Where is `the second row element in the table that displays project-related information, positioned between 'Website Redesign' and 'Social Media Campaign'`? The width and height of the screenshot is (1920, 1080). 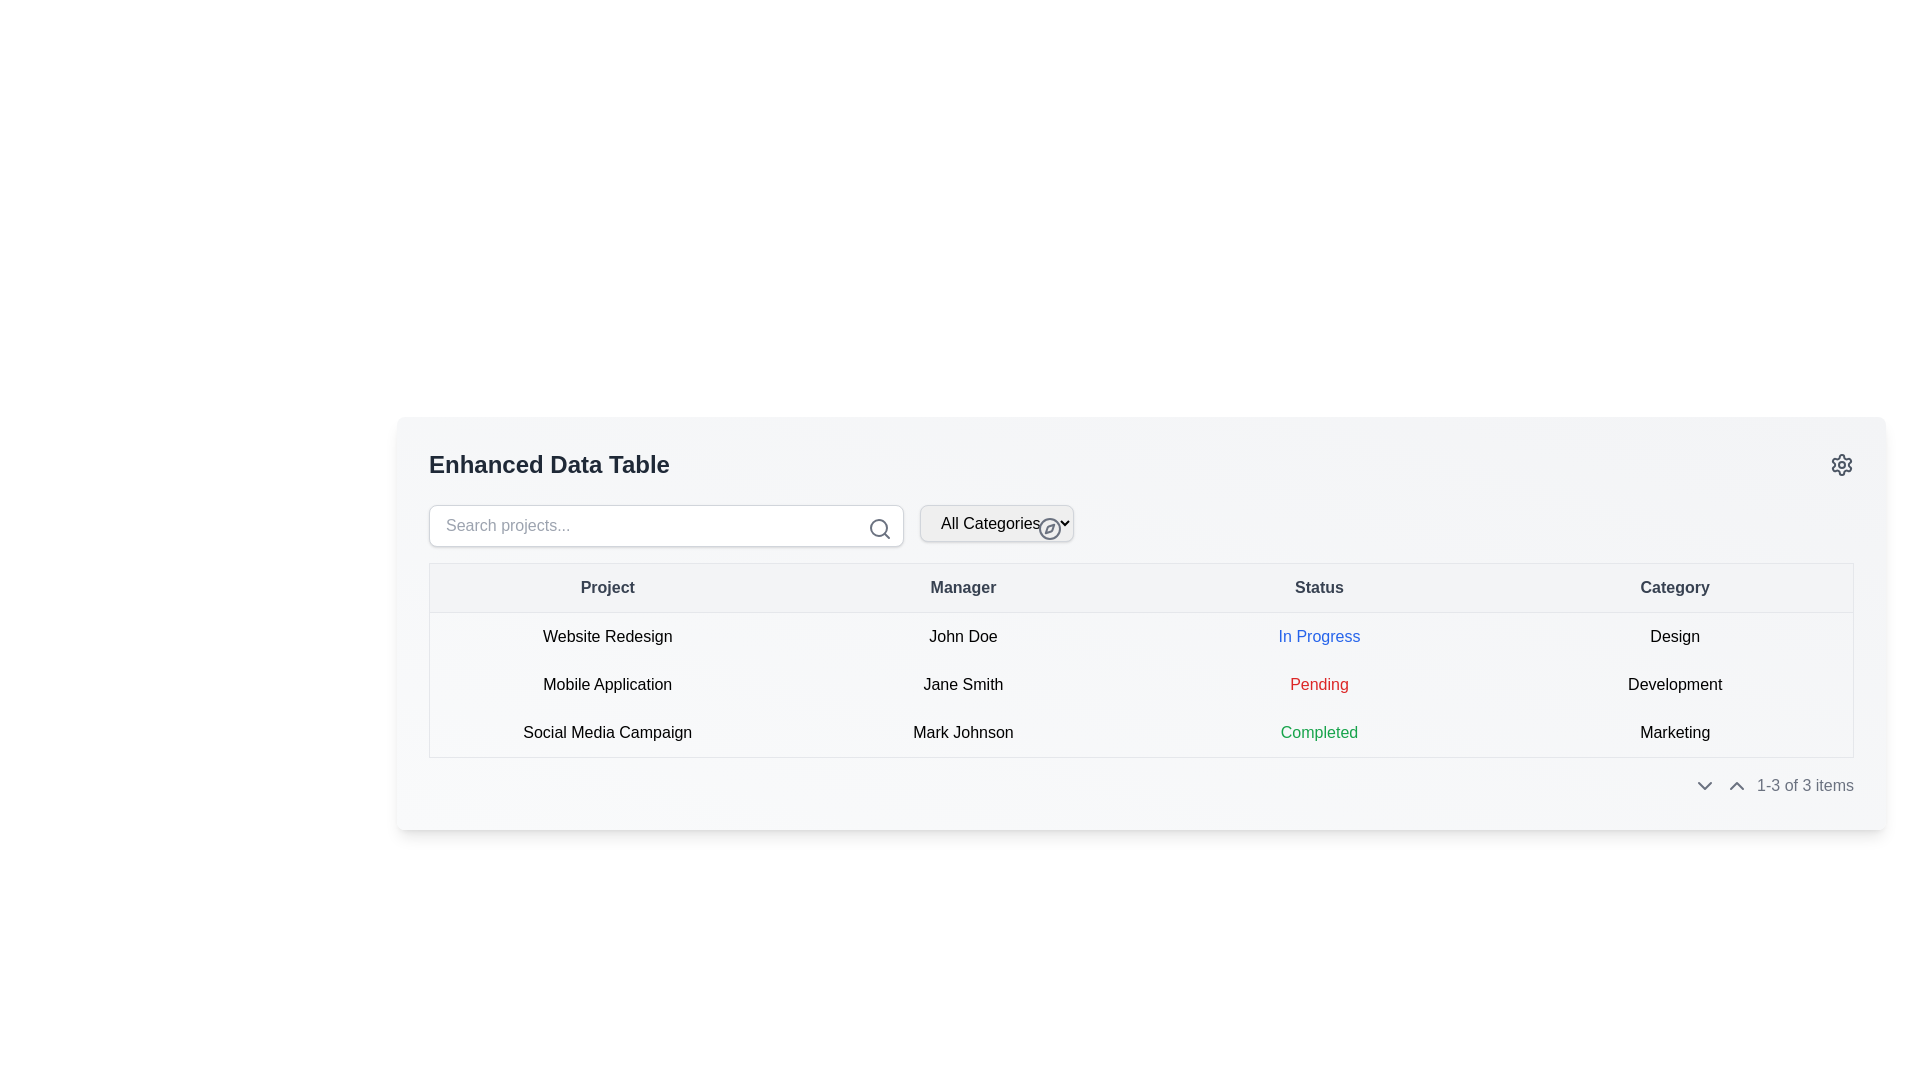 the second row element in the table that displays project-related information, positioned between 'Website Redesign' and 'Social Media Campaign' is located at coordinates (1141, 684).